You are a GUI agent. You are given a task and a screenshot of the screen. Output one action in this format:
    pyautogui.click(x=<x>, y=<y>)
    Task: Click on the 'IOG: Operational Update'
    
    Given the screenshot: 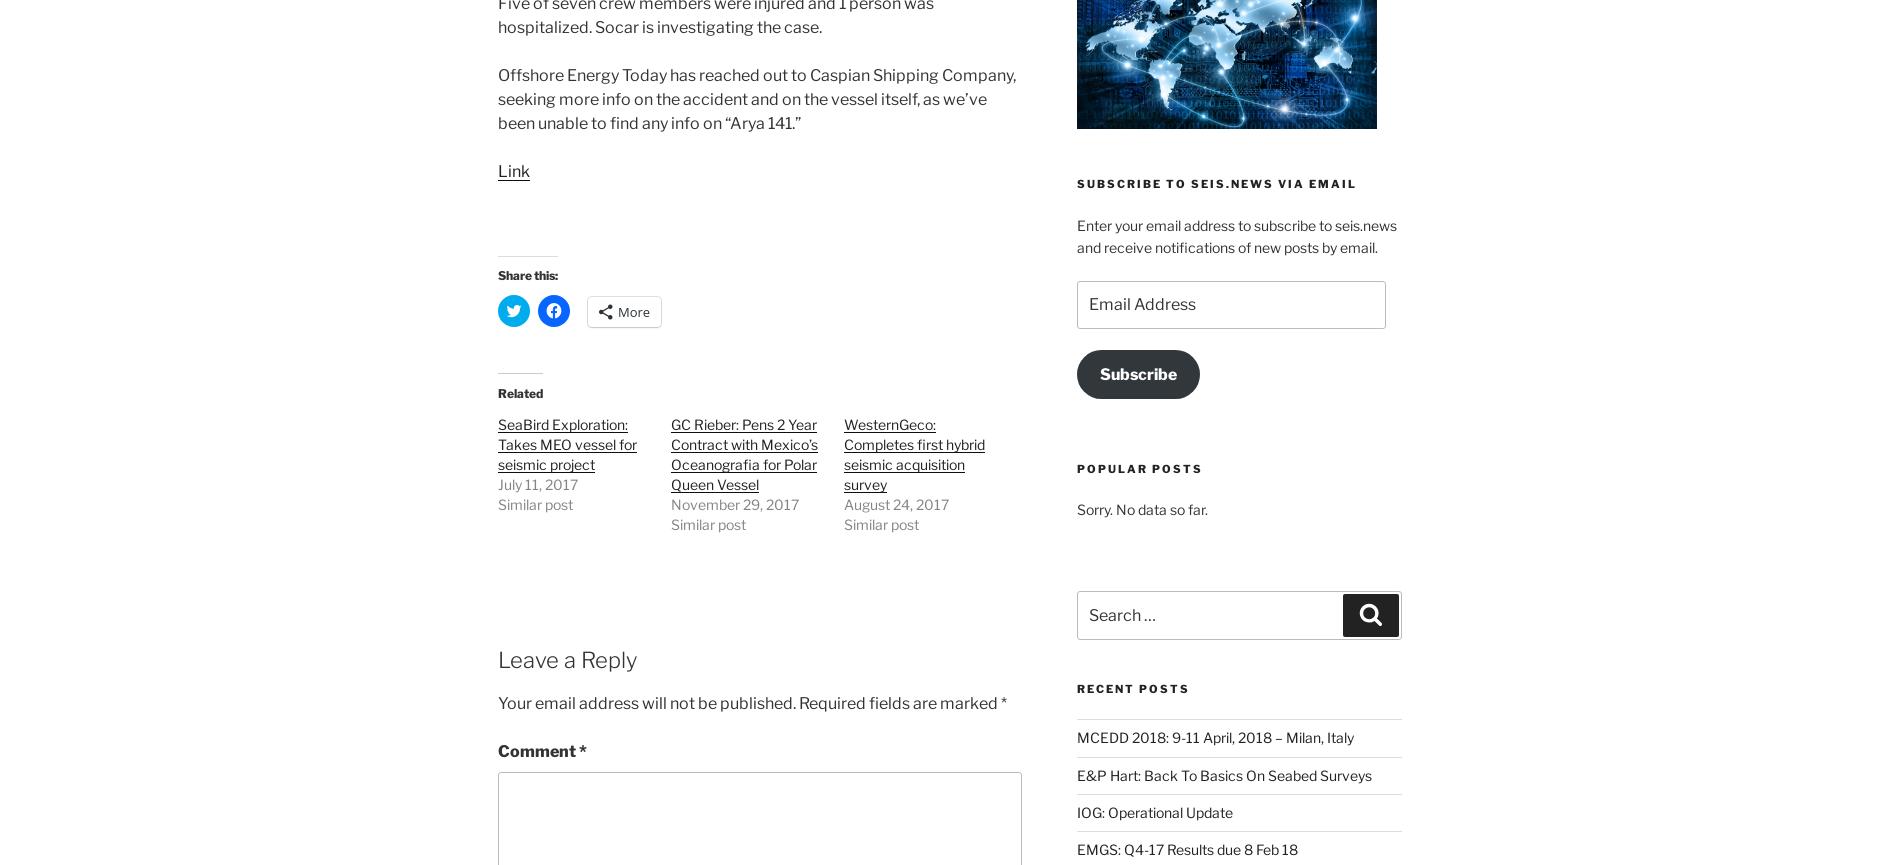 What is the action you would take?
    pyautogui.click(x=1154, y=810)
    